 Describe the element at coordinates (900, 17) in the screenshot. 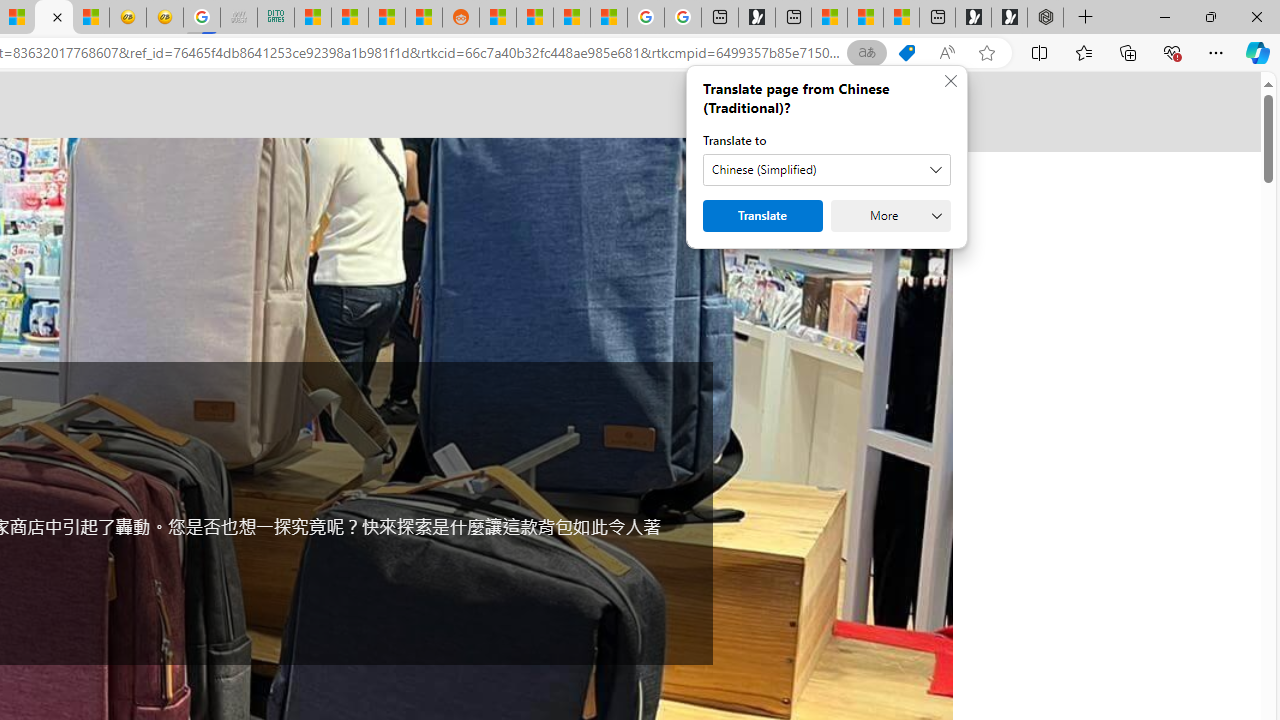

I see `'These 3 Stocks Pay You More Than 5% to Own Them'` at that location.